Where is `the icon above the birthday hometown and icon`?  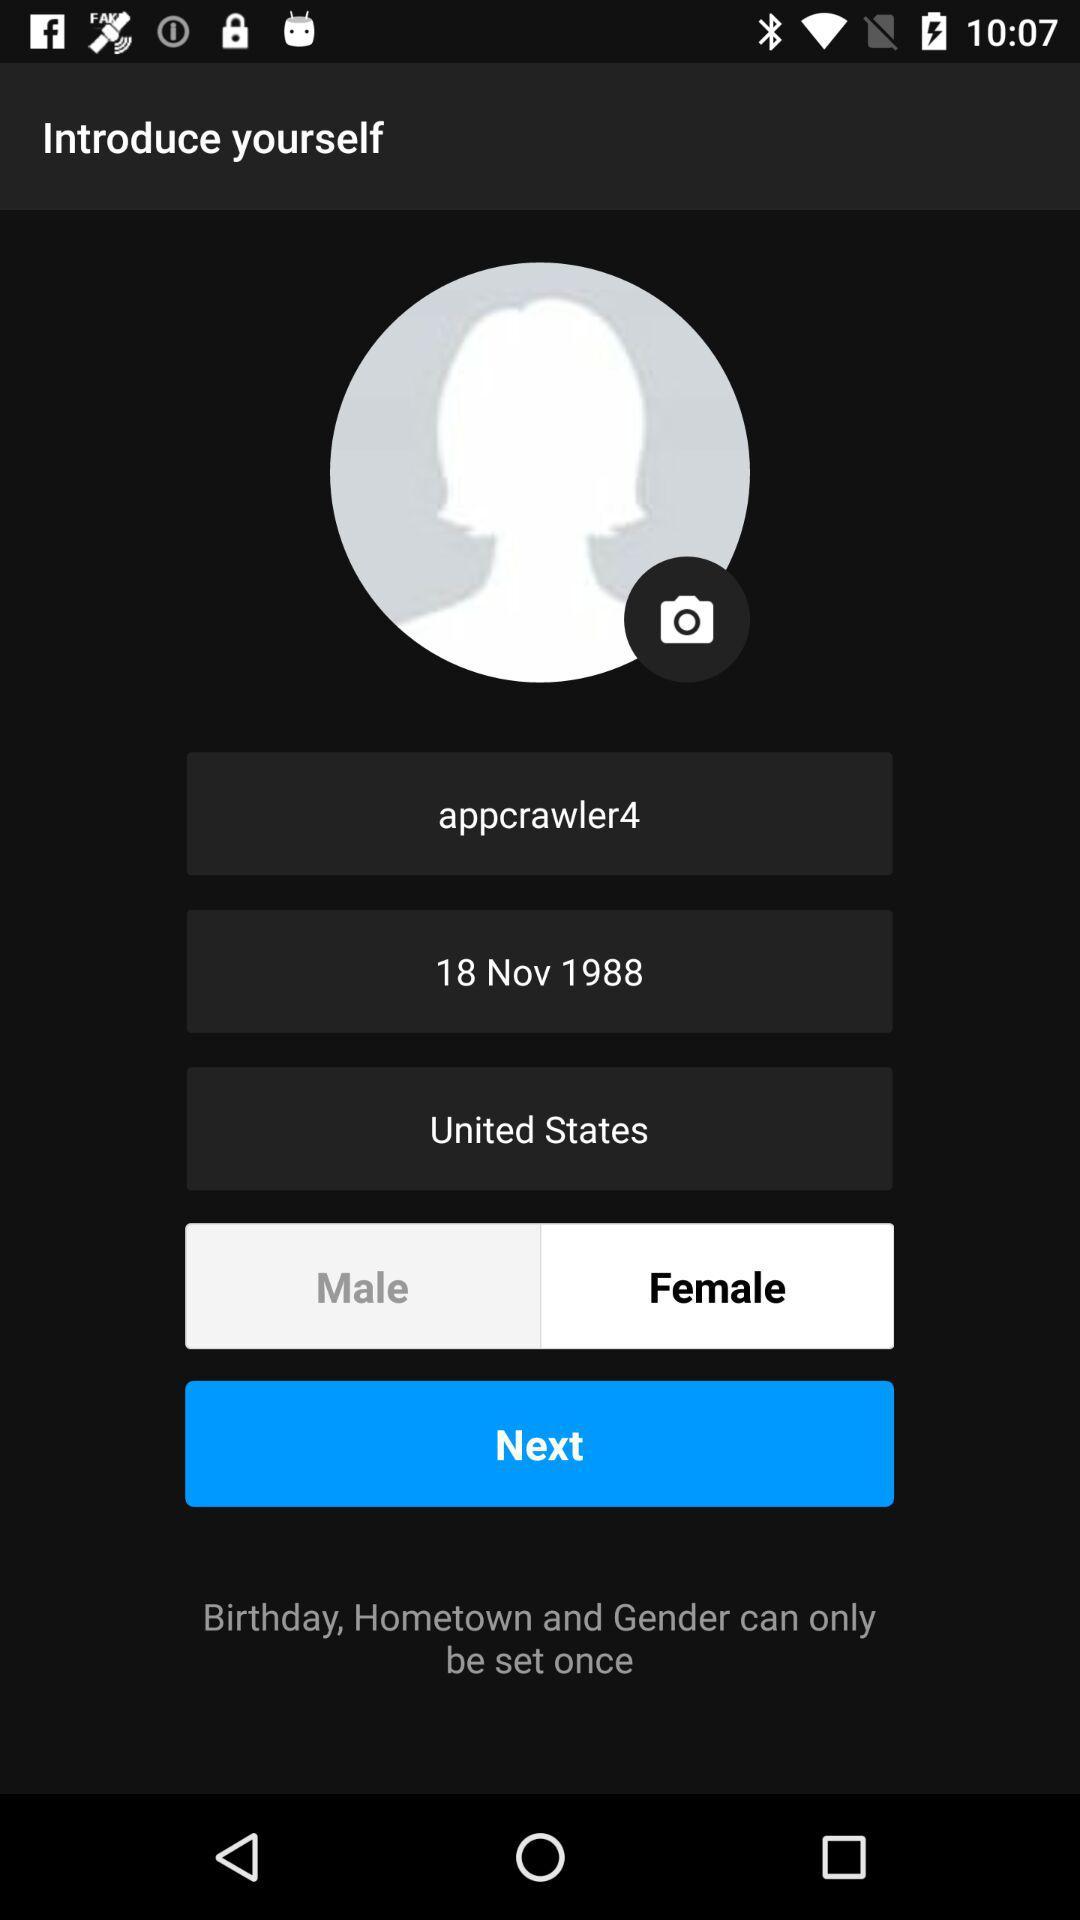 the icon above the birthday hometown and icon is located at coordinates (538, 1443).